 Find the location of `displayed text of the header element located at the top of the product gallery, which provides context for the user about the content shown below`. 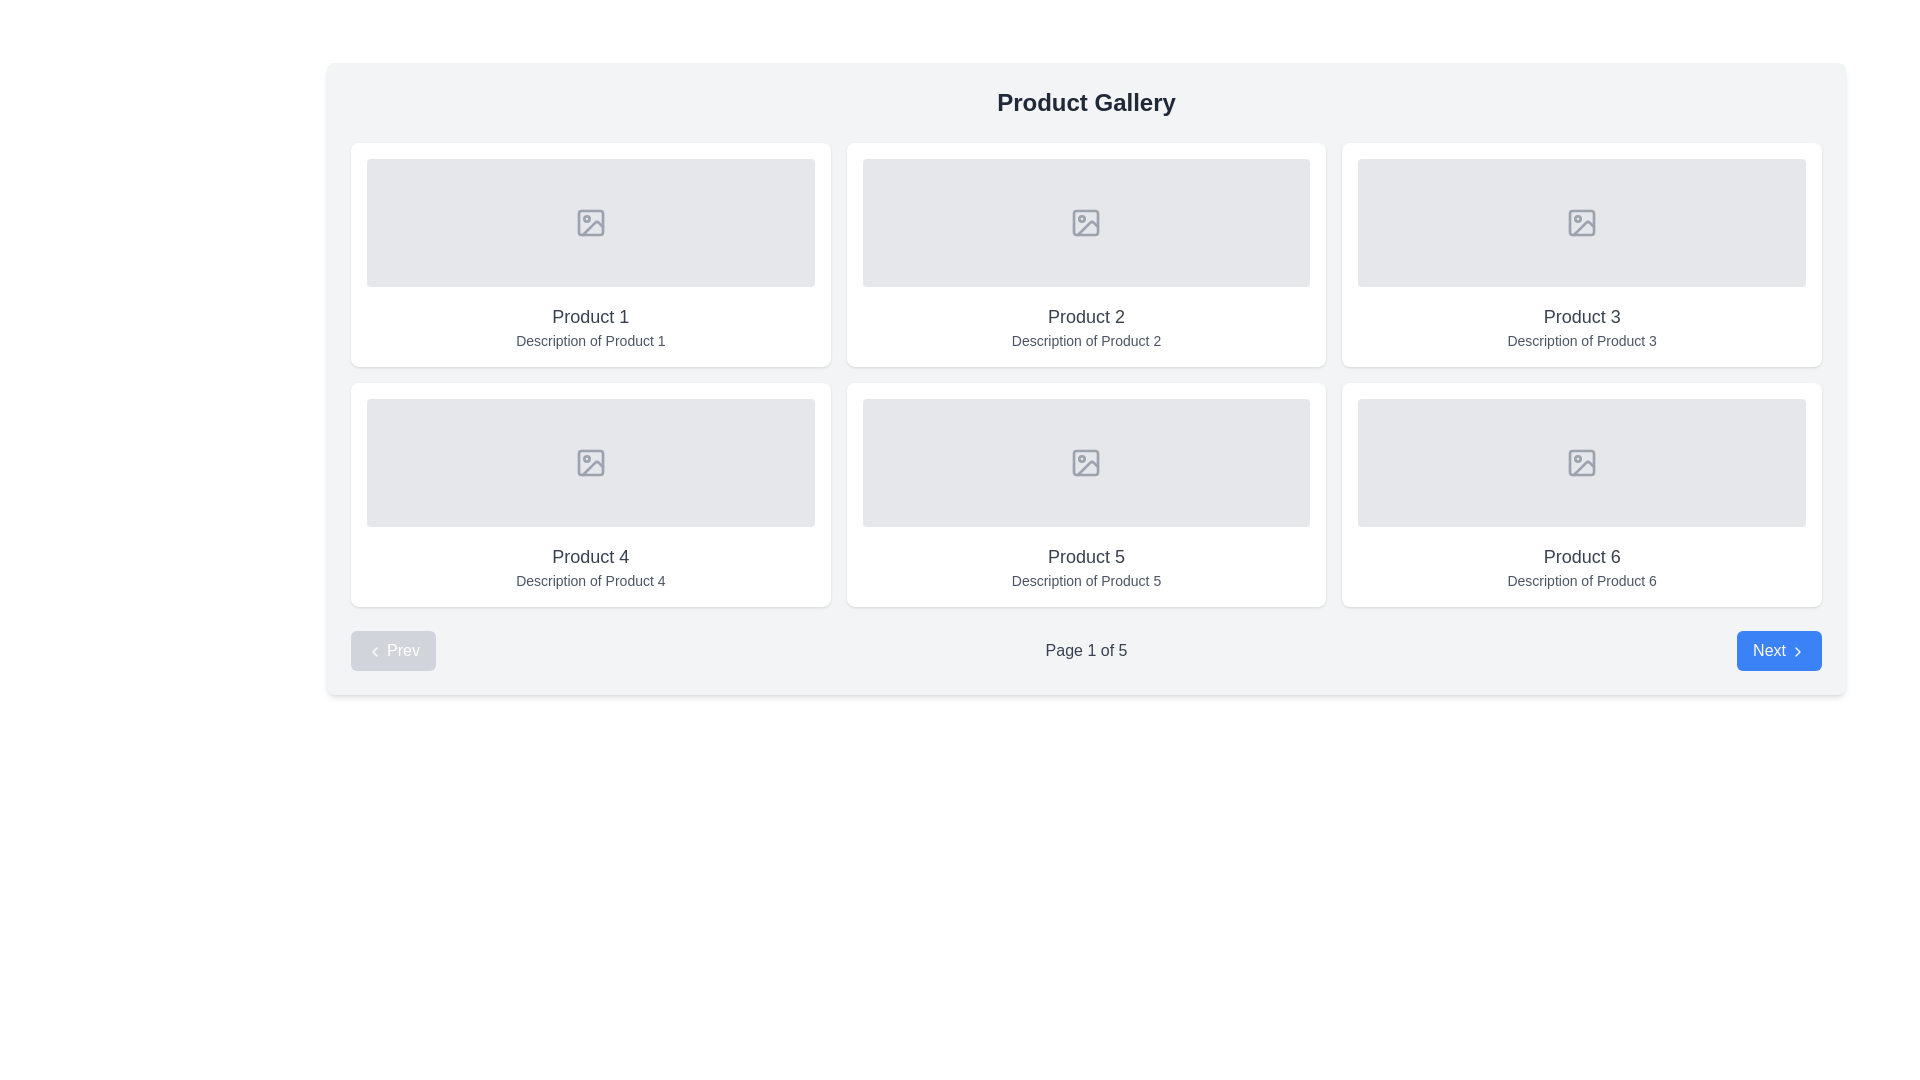

displayed text of the header element located at the top of the product gallery, which provides context for the user about the content shown below is located at coordinates (1085, 103).